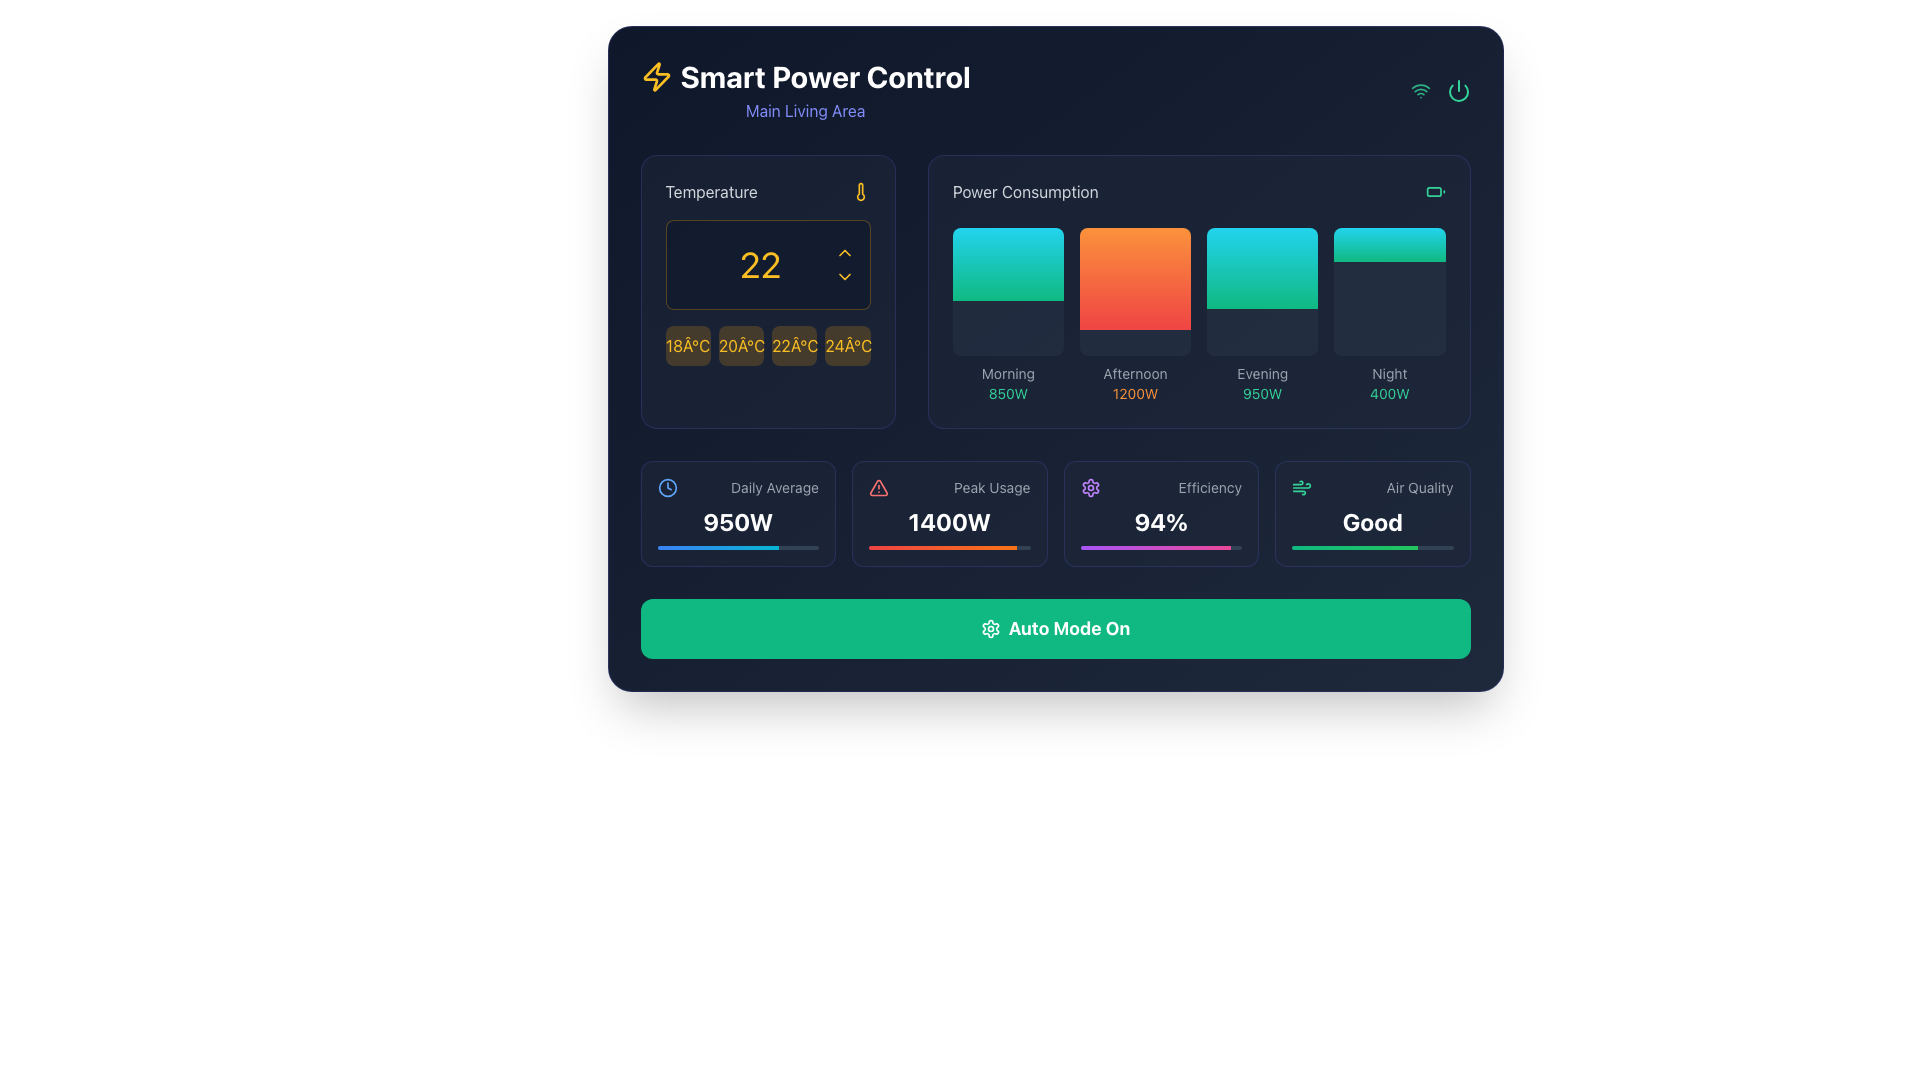 This screenshot has width=1920, height=1080. Describe the element at coordinates (1301, 488) in the screenshot. I see `the wind icon, which is a small green icon with curved horizontal lines located to the left of the 'Air Quality' text in the top-left area of its section` at that location.